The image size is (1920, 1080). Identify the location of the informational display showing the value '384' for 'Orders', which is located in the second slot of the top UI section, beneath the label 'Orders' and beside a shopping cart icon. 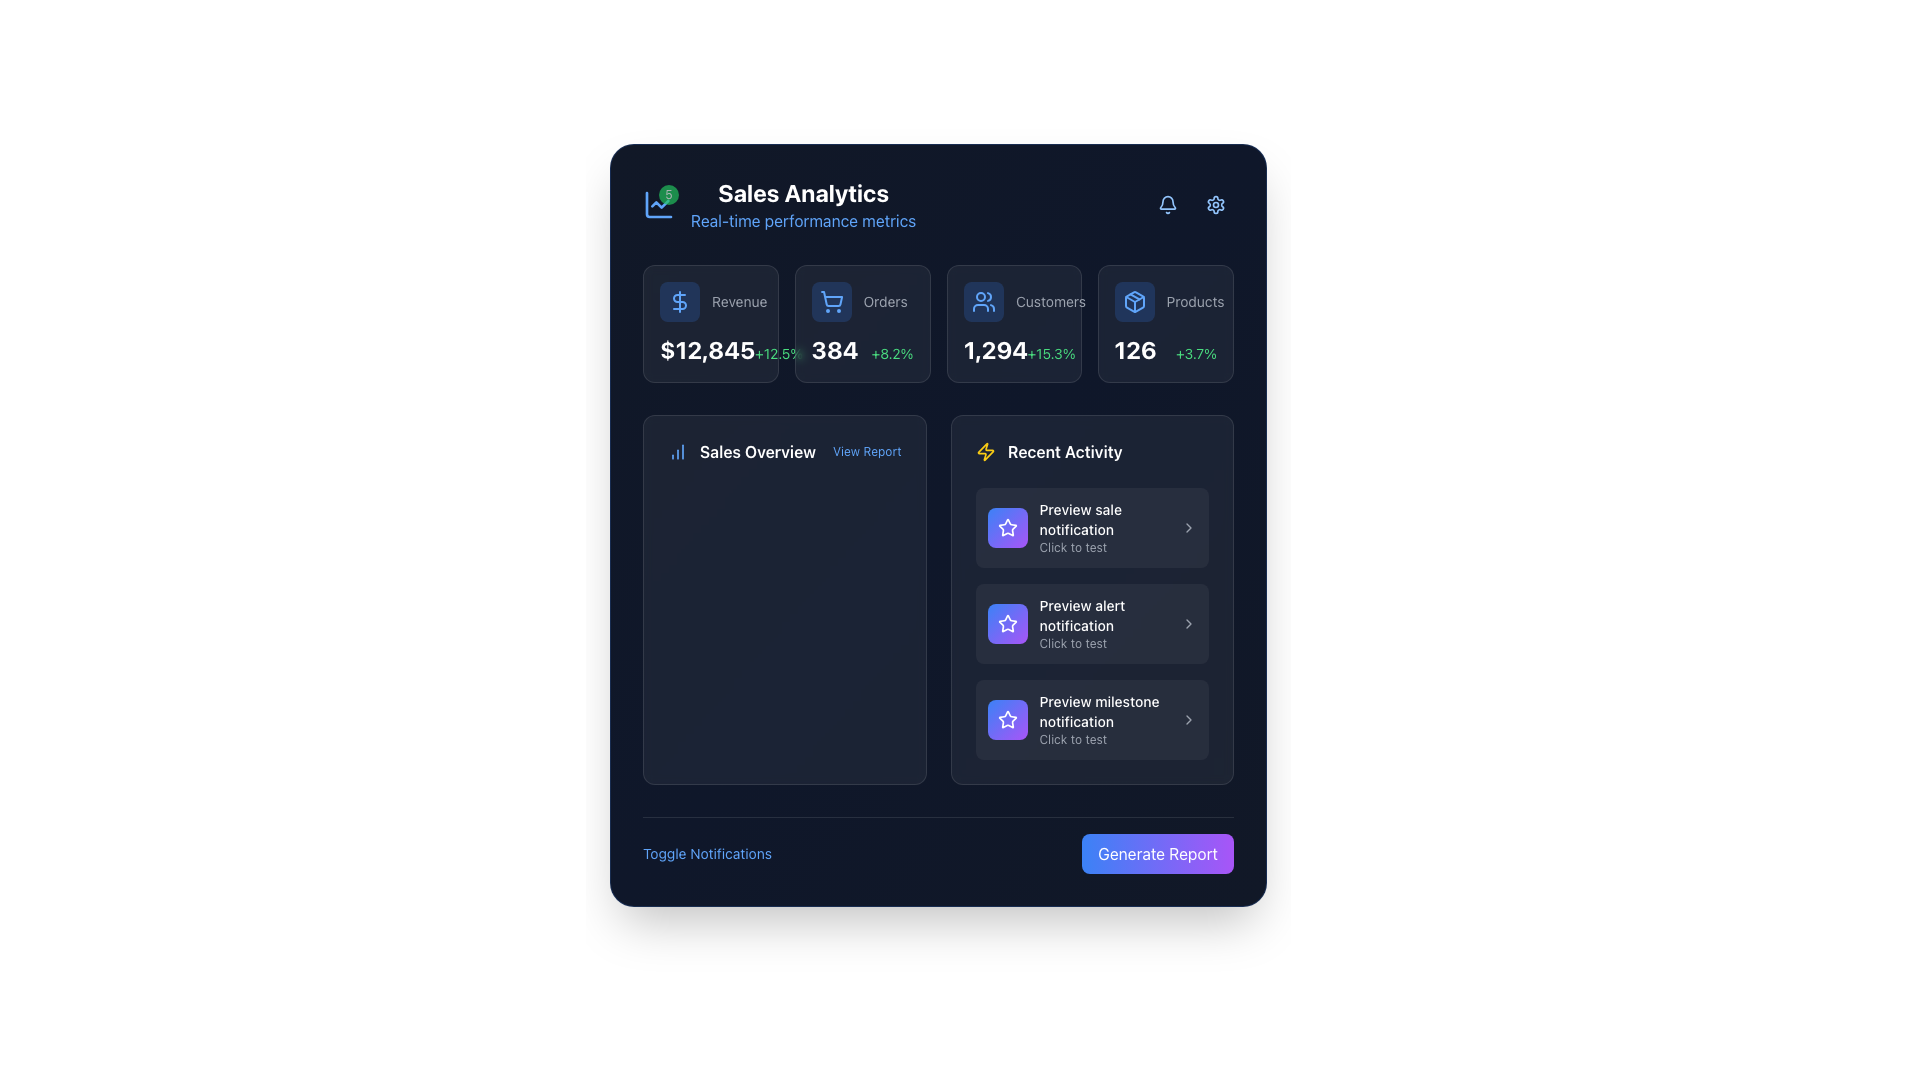
(862, 349).